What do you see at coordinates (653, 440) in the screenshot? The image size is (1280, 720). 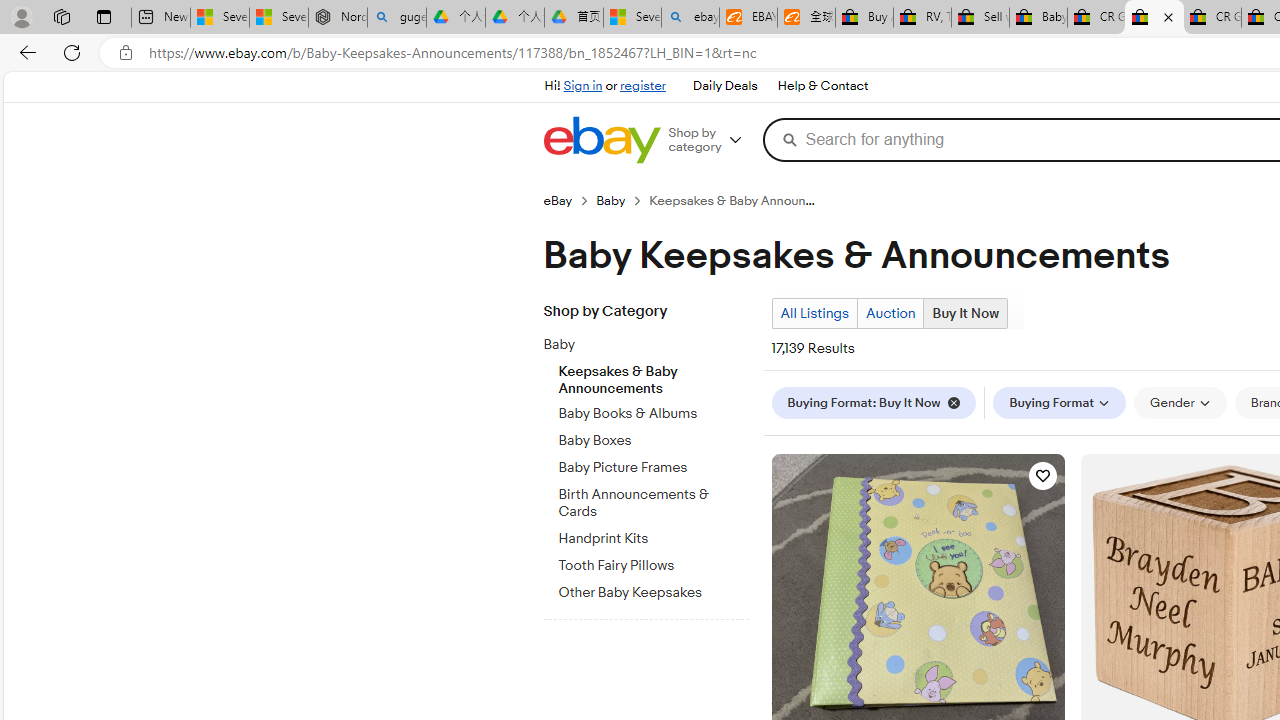 I see `'Baby Boxes'` at bounding box center [653, 440].